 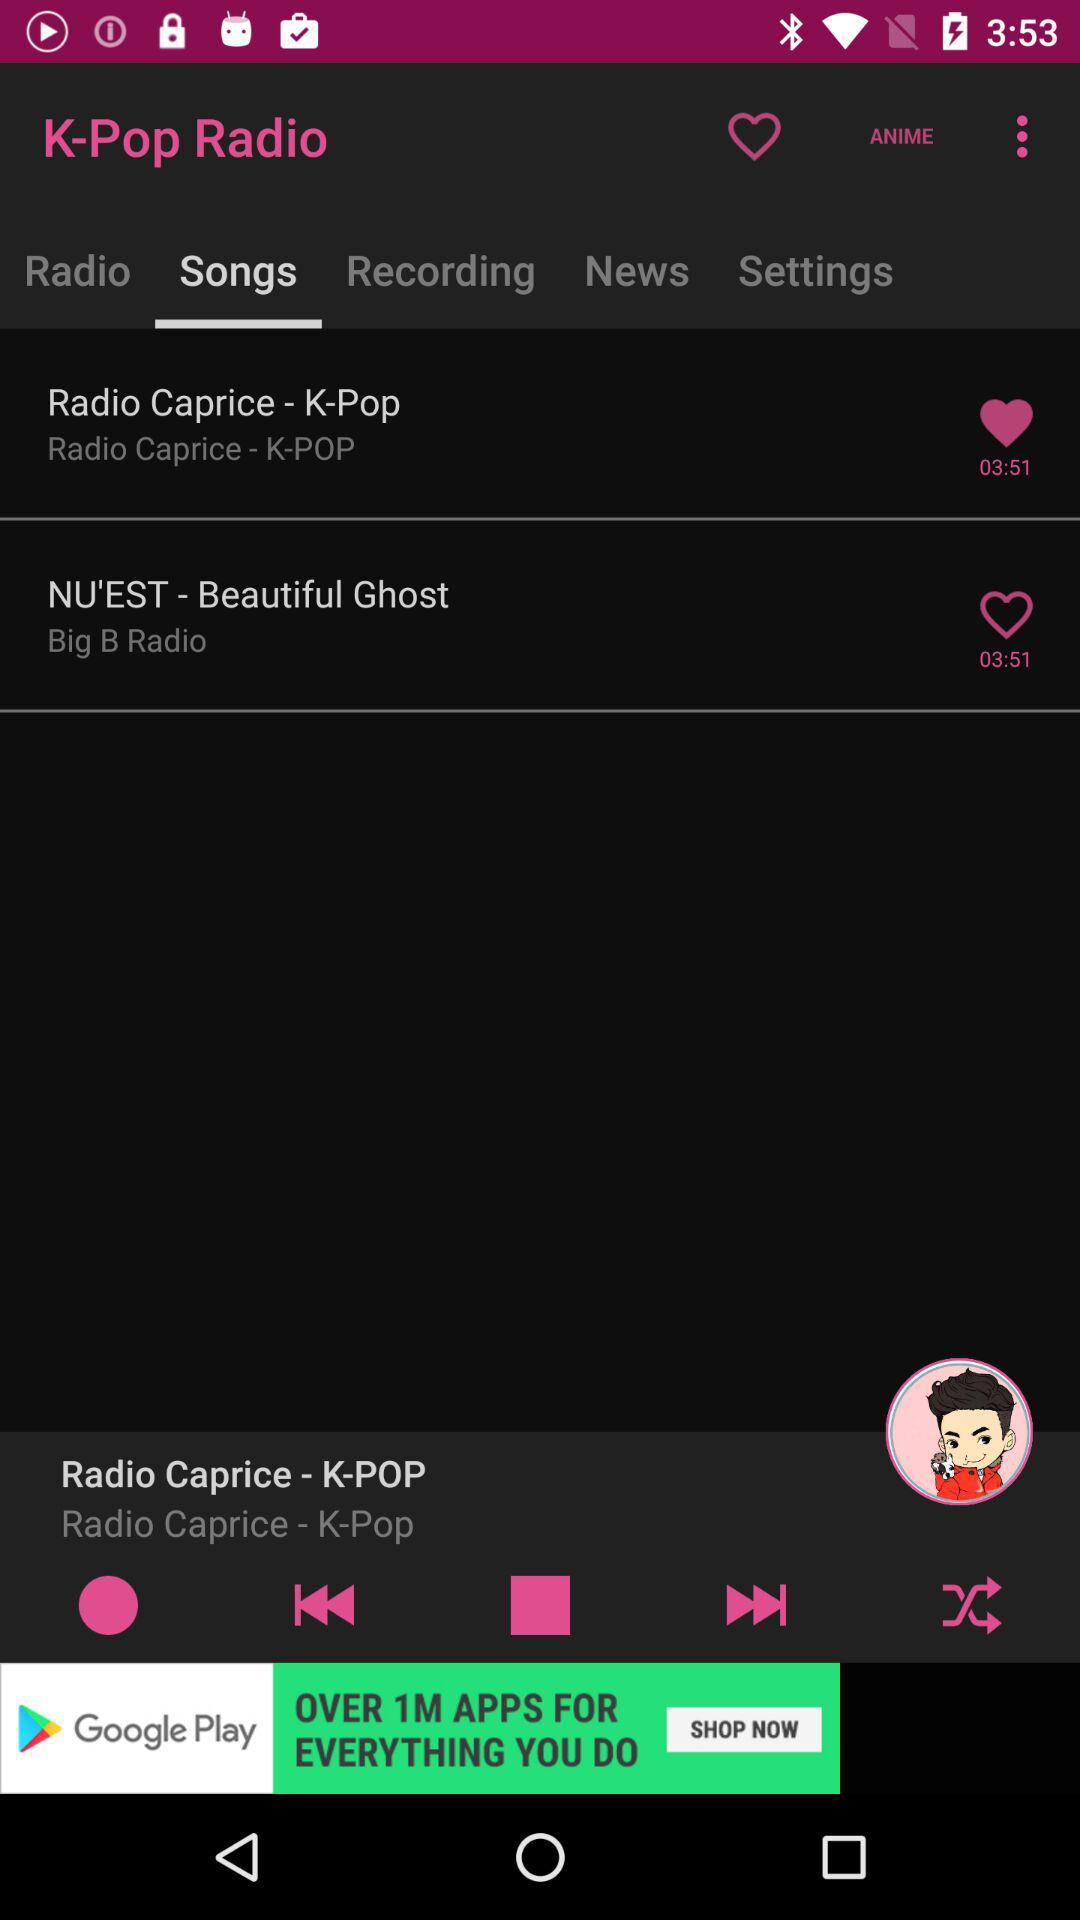 I want to click on radio caprice, so click(x=108, y=1604).